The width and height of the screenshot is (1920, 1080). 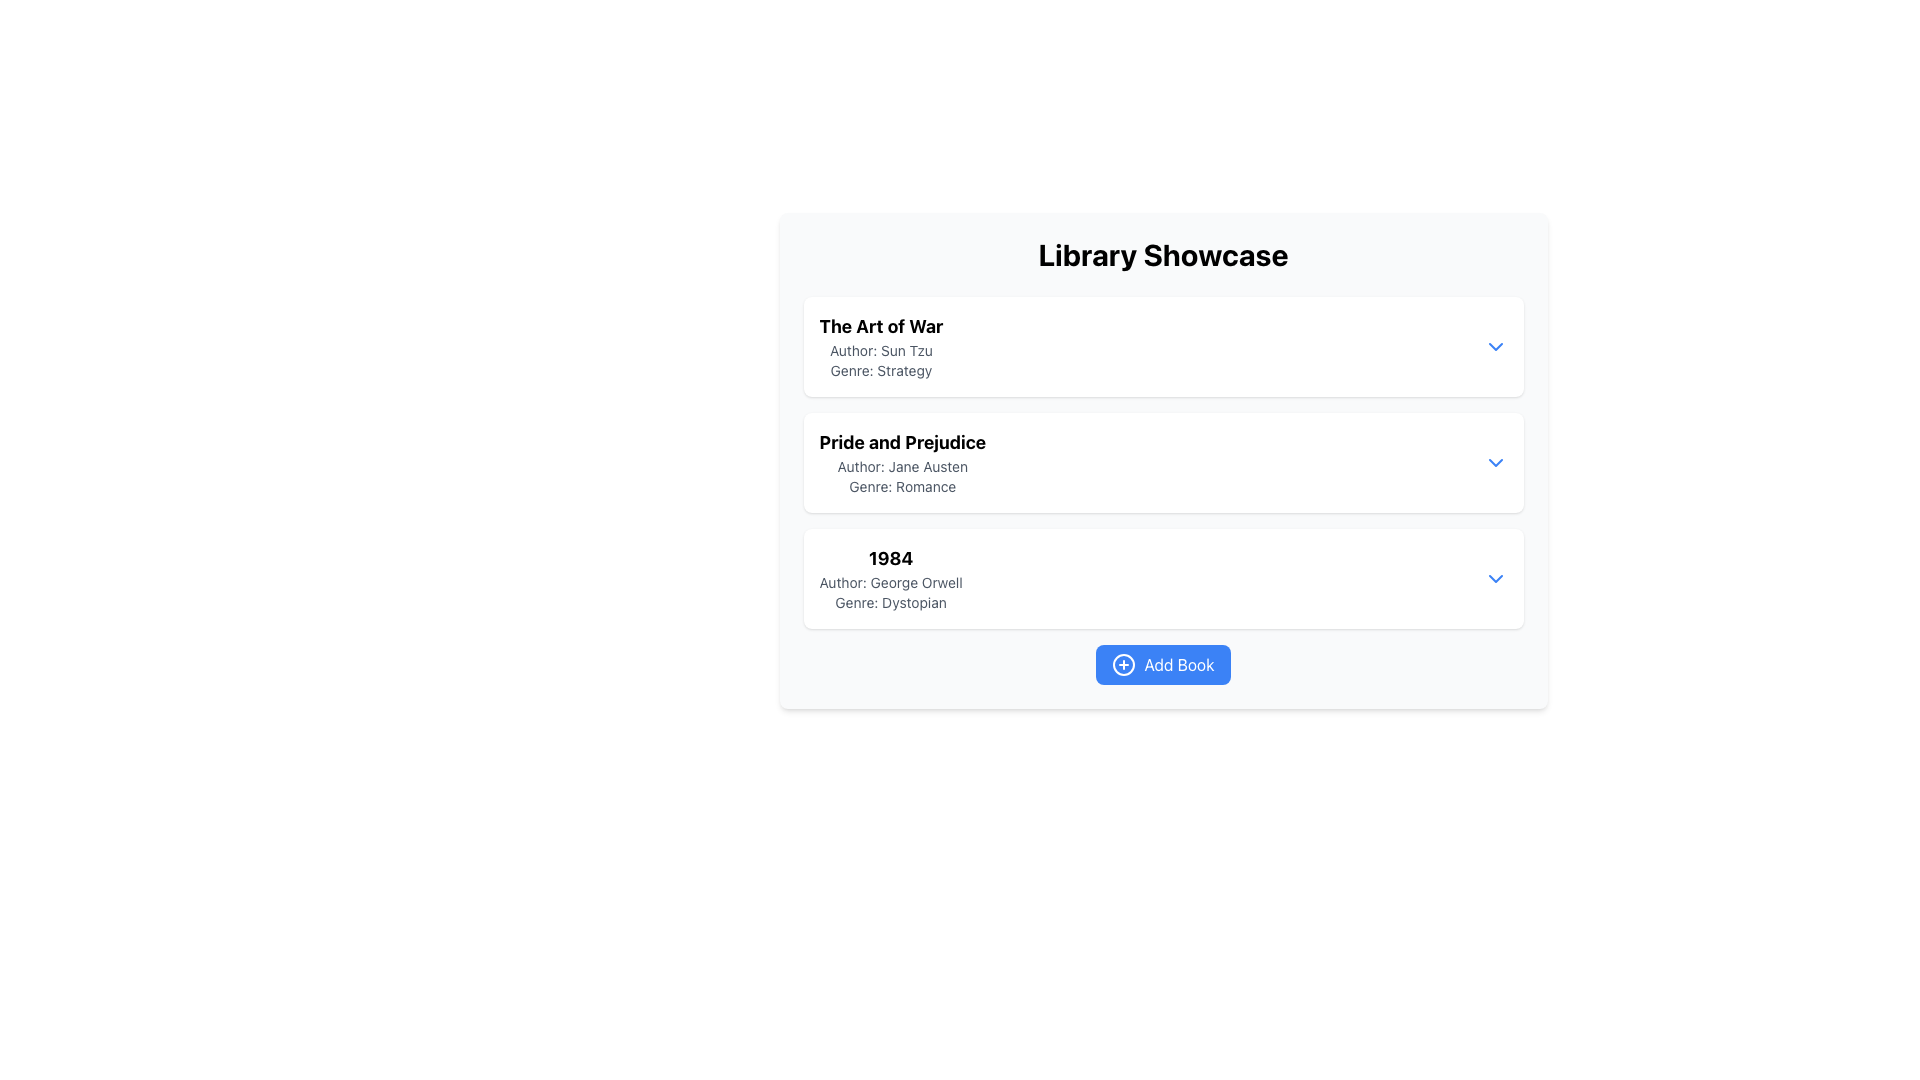 I want to click on the information card displaying details about the book '1984', which is the third item in the 'Library Showcase' section, located between the 'Pride and Prejudice' card and the 'Add Book' button, so click(x=1163, y=578).